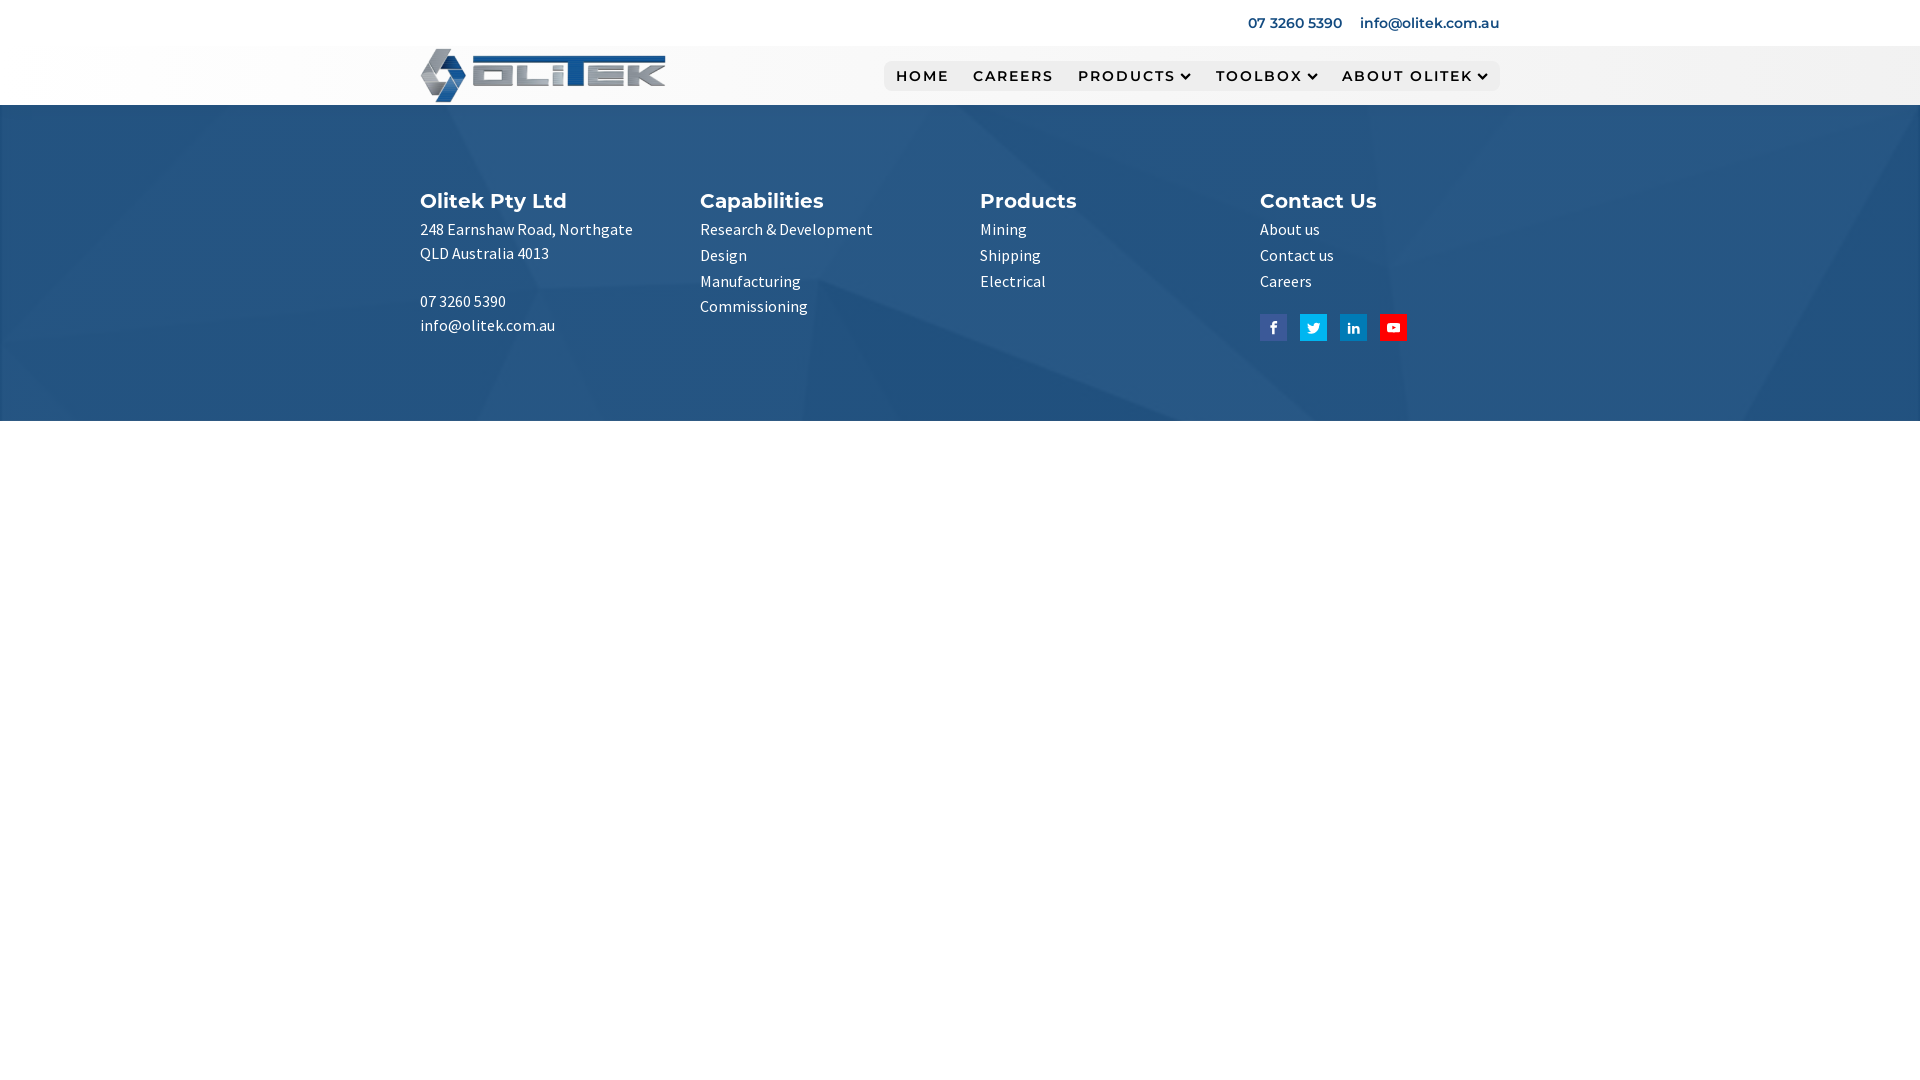 Image resolution: width=1920 pixels, height=1080 pixels. What do you see at coordinates (419, 200) in the screenshot?
I see `'Olitek Pty Ltd'` at bounding box center [419, 200].